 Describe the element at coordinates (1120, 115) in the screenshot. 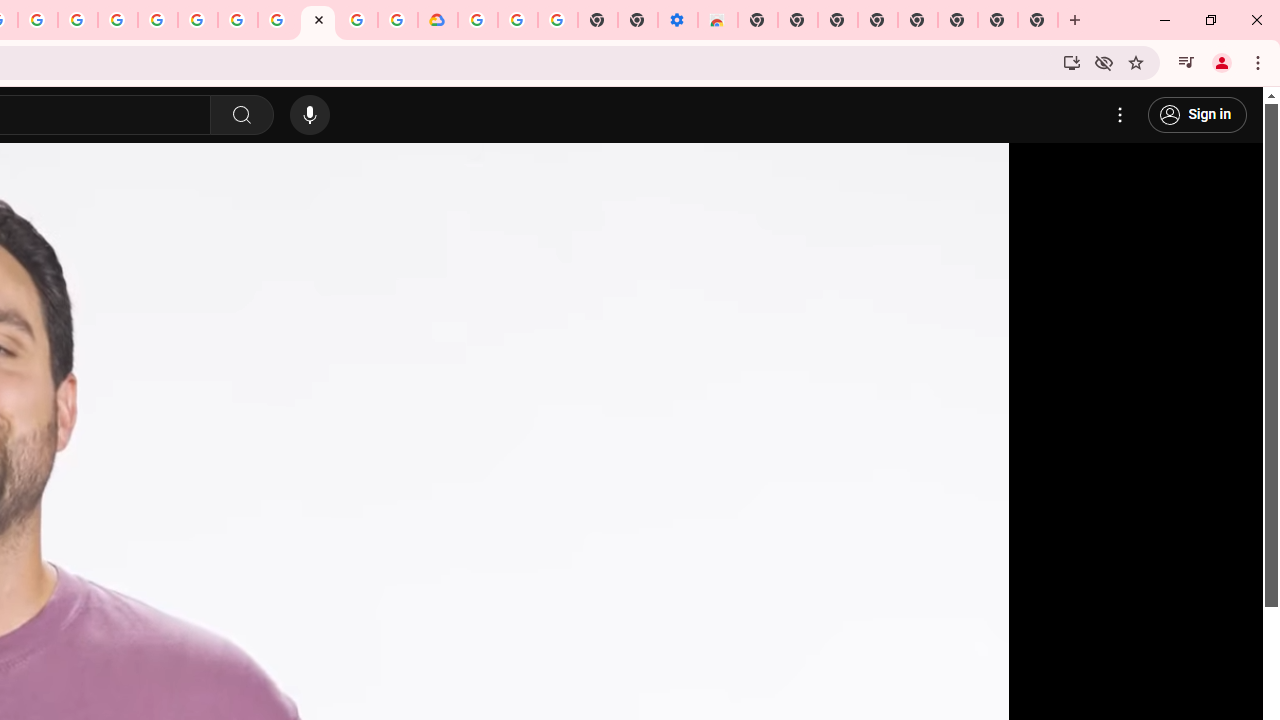

I see `'Settings'` at that location.